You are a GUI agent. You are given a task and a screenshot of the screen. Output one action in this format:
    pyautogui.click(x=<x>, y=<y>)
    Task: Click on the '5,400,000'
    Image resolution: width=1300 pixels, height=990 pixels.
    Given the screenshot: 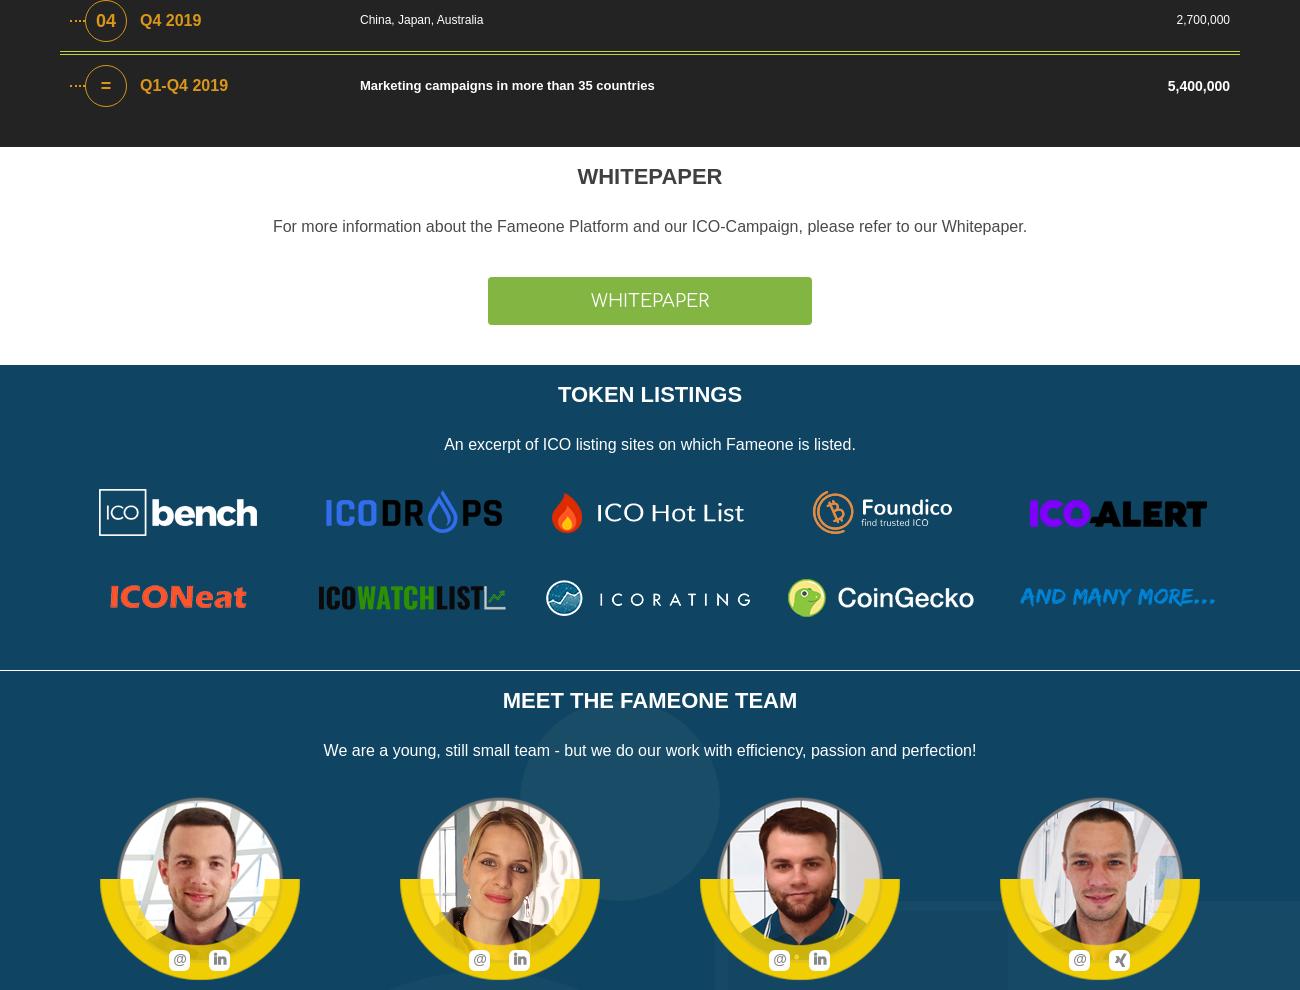 What is the action you would take?
    pyautogui.click(x=1167, y=86)
    